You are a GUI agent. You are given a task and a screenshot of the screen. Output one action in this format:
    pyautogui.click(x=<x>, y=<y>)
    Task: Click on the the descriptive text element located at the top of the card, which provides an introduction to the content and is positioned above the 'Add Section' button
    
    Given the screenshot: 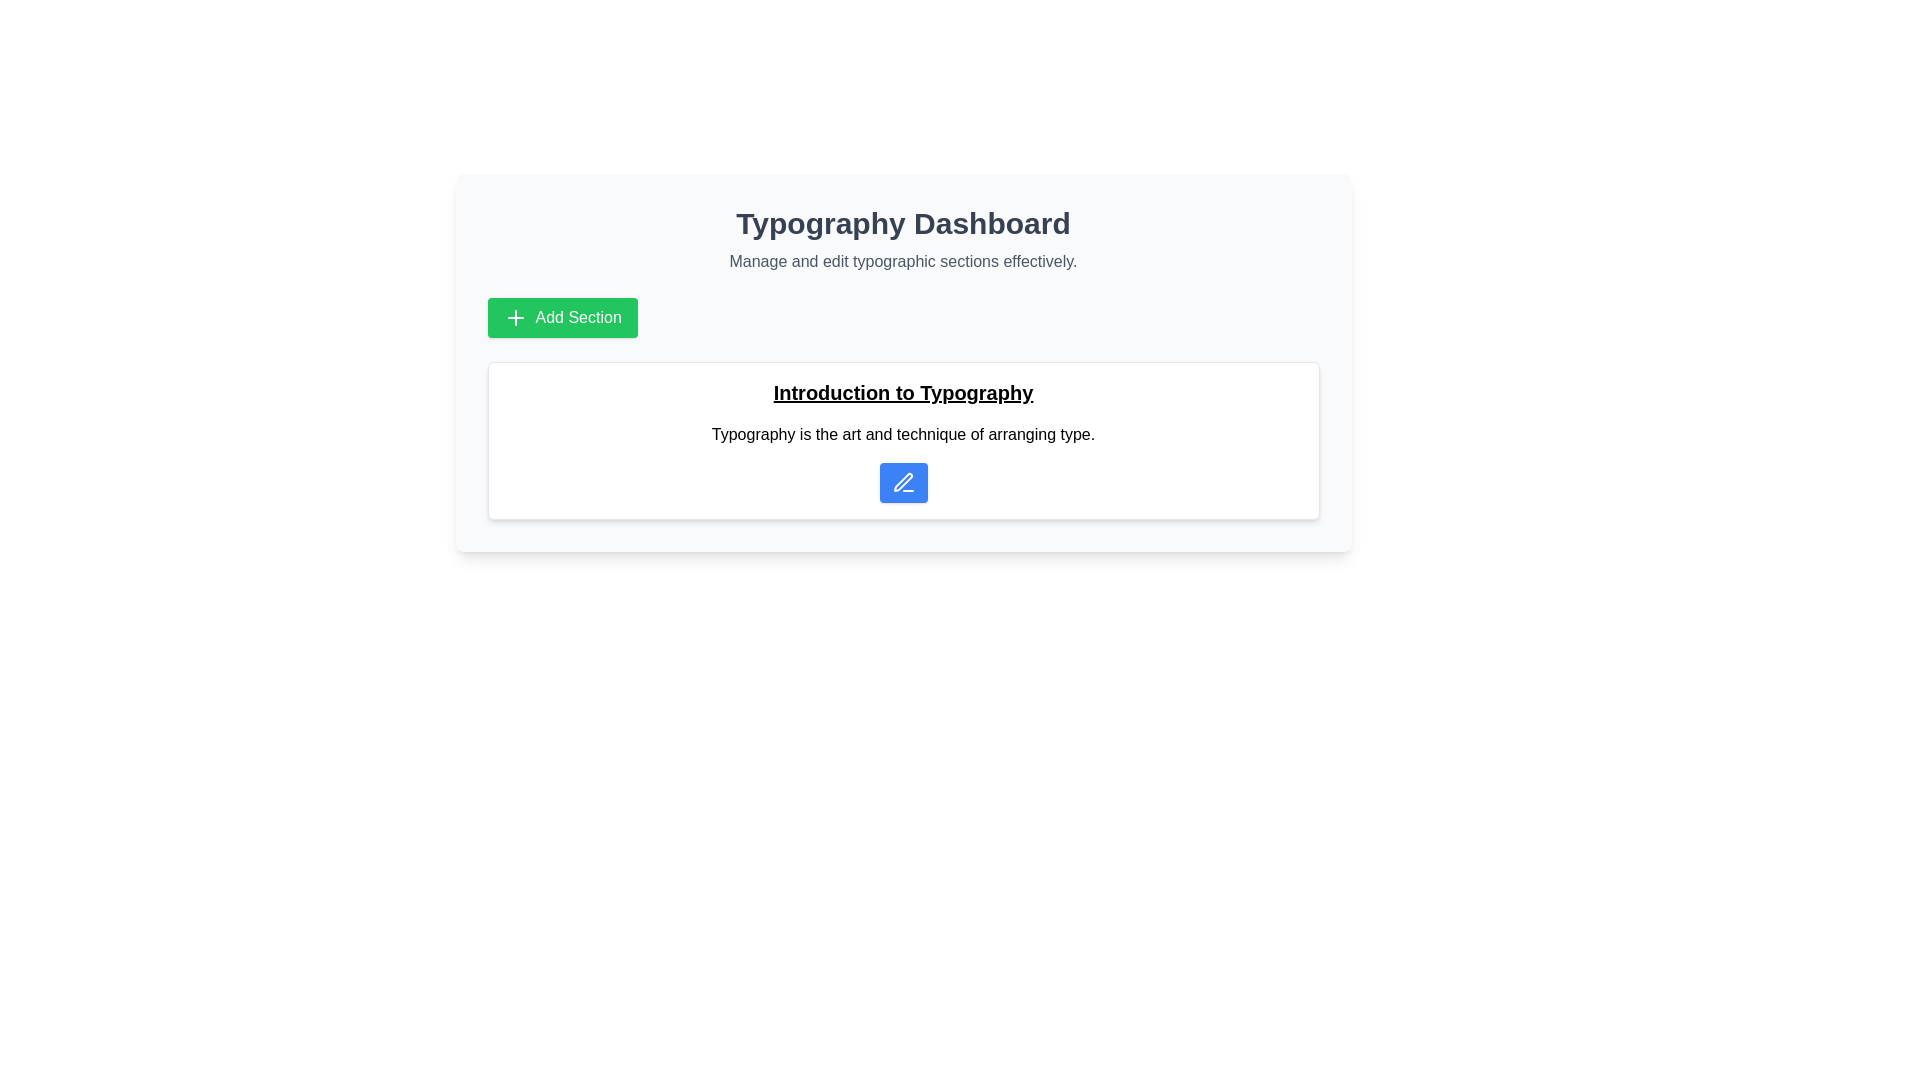 What is the action you would take?
    pyautogui.click(x=902, y=238)
    